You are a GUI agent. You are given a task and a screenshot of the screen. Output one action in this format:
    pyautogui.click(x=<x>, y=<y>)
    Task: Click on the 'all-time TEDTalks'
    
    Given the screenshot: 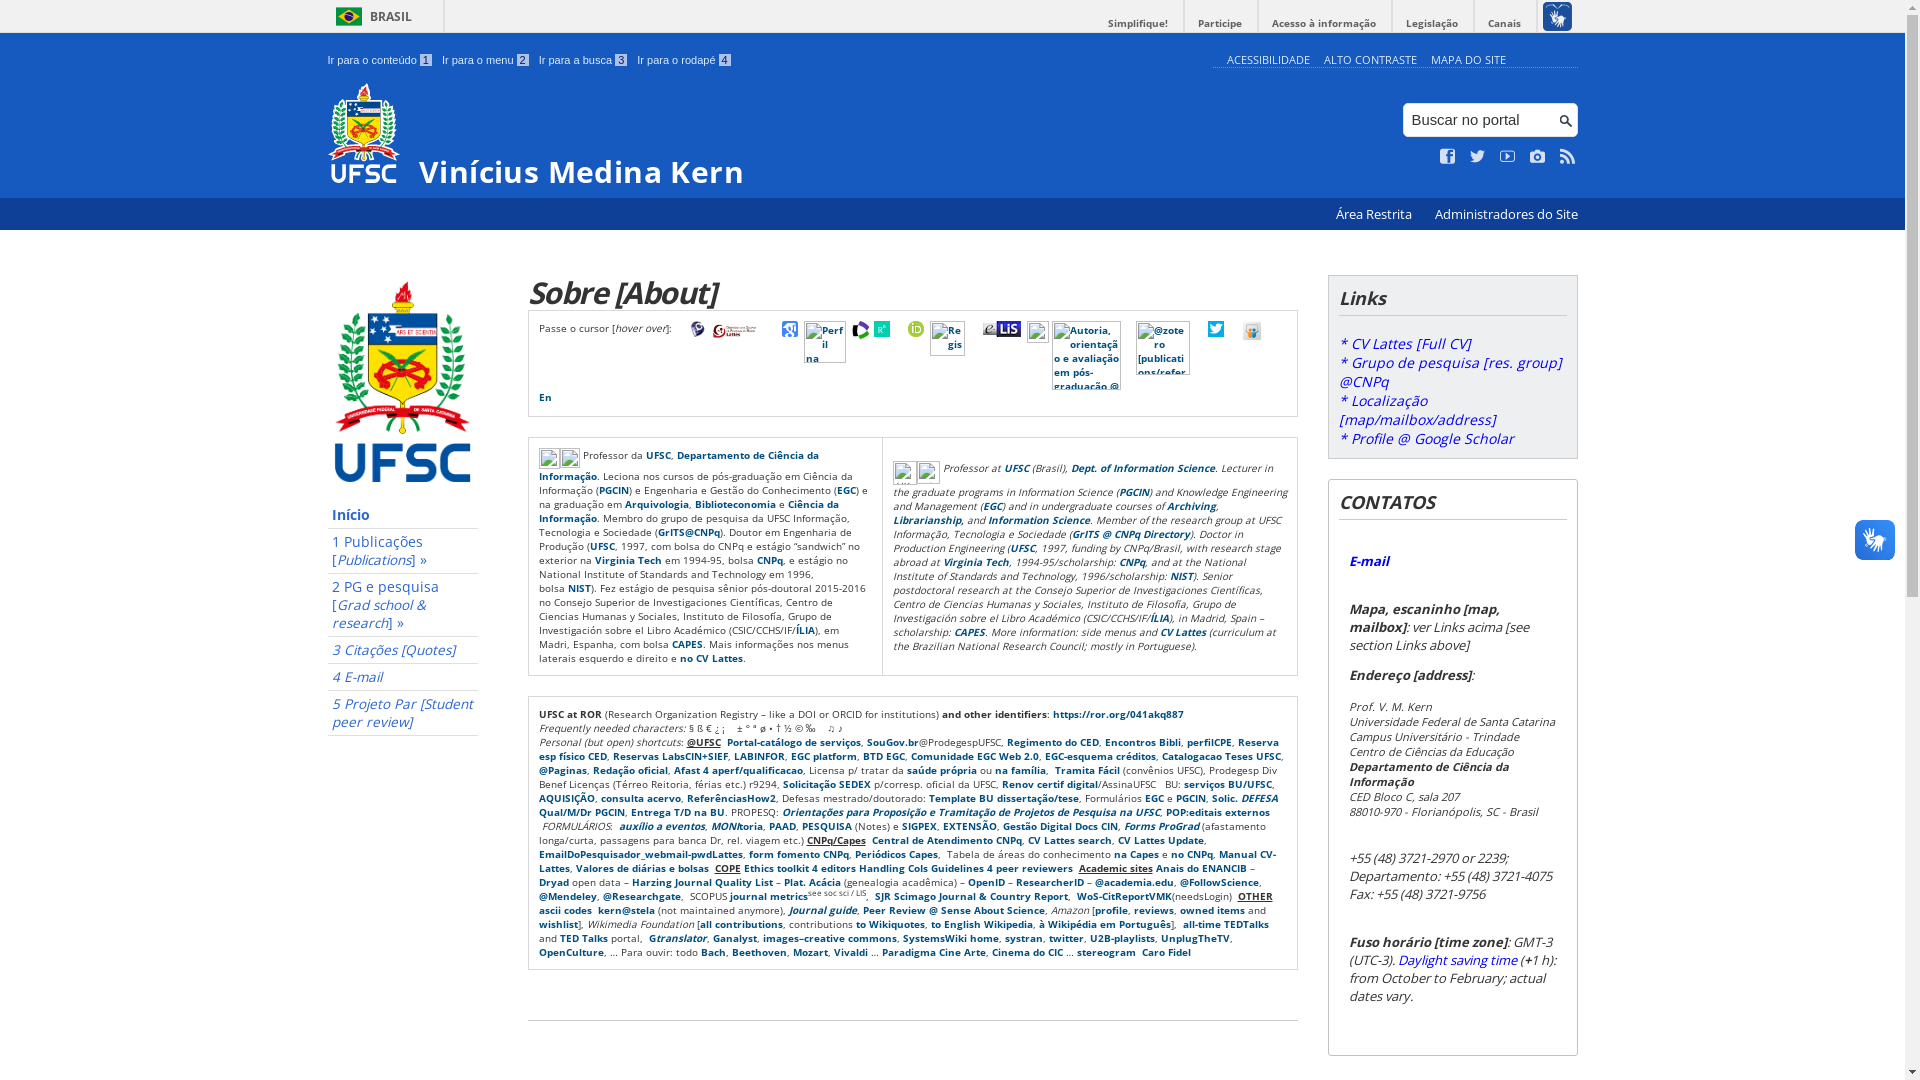 What is the action you would take?
    pyautogui.click(x=1223, y=924)
    